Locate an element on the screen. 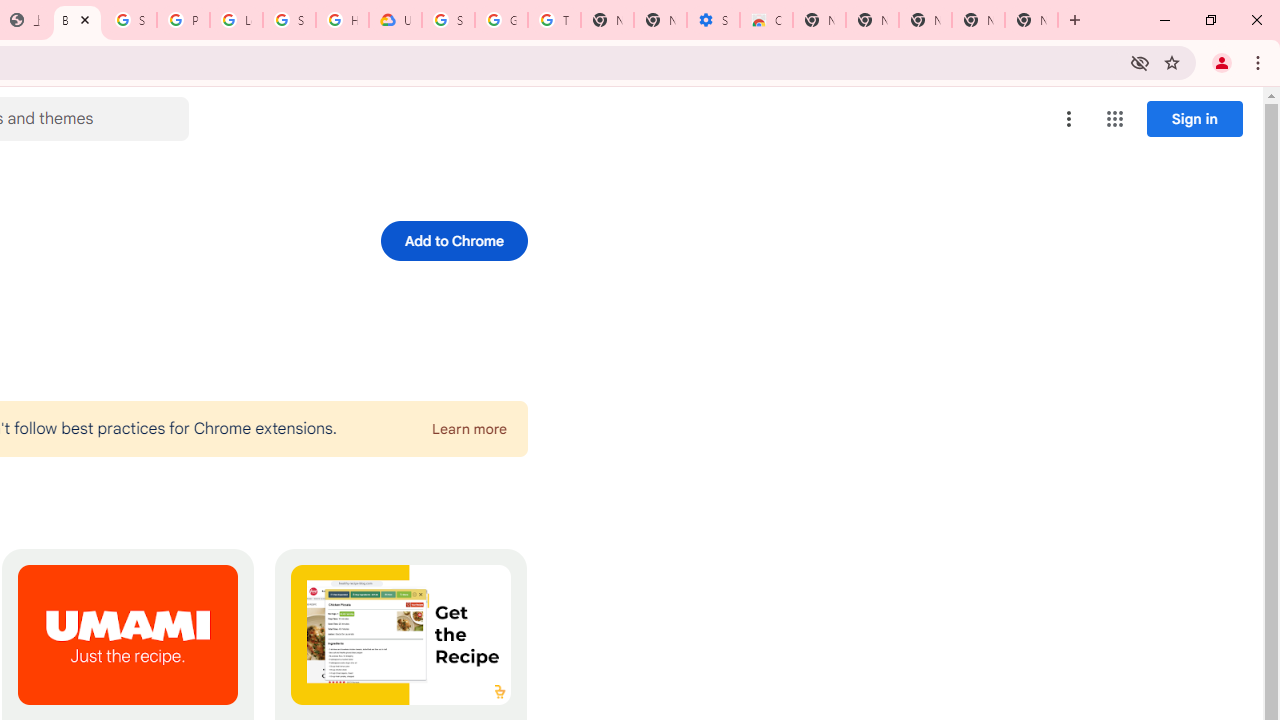  'Google Account Help' is located at coordinates (501, 20).